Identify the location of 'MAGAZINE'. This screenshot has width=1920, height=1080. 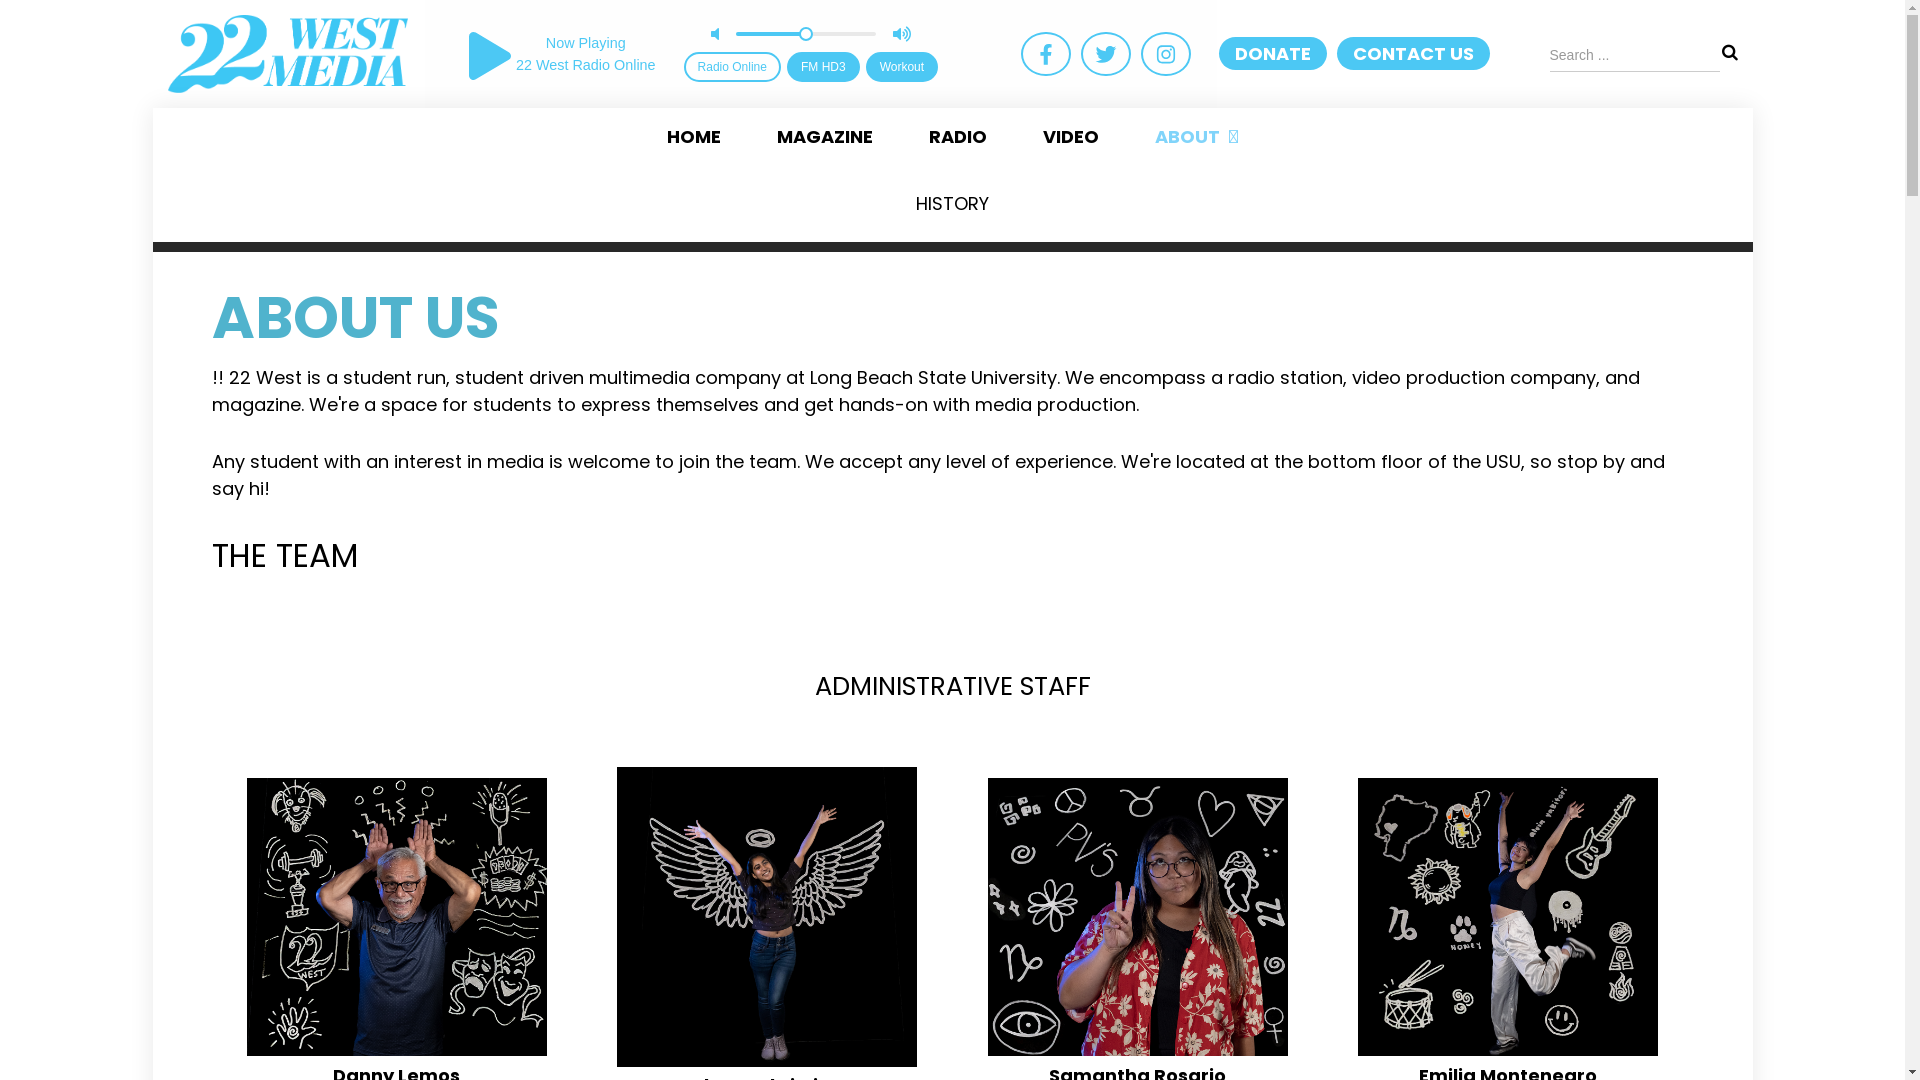
(825, 136).